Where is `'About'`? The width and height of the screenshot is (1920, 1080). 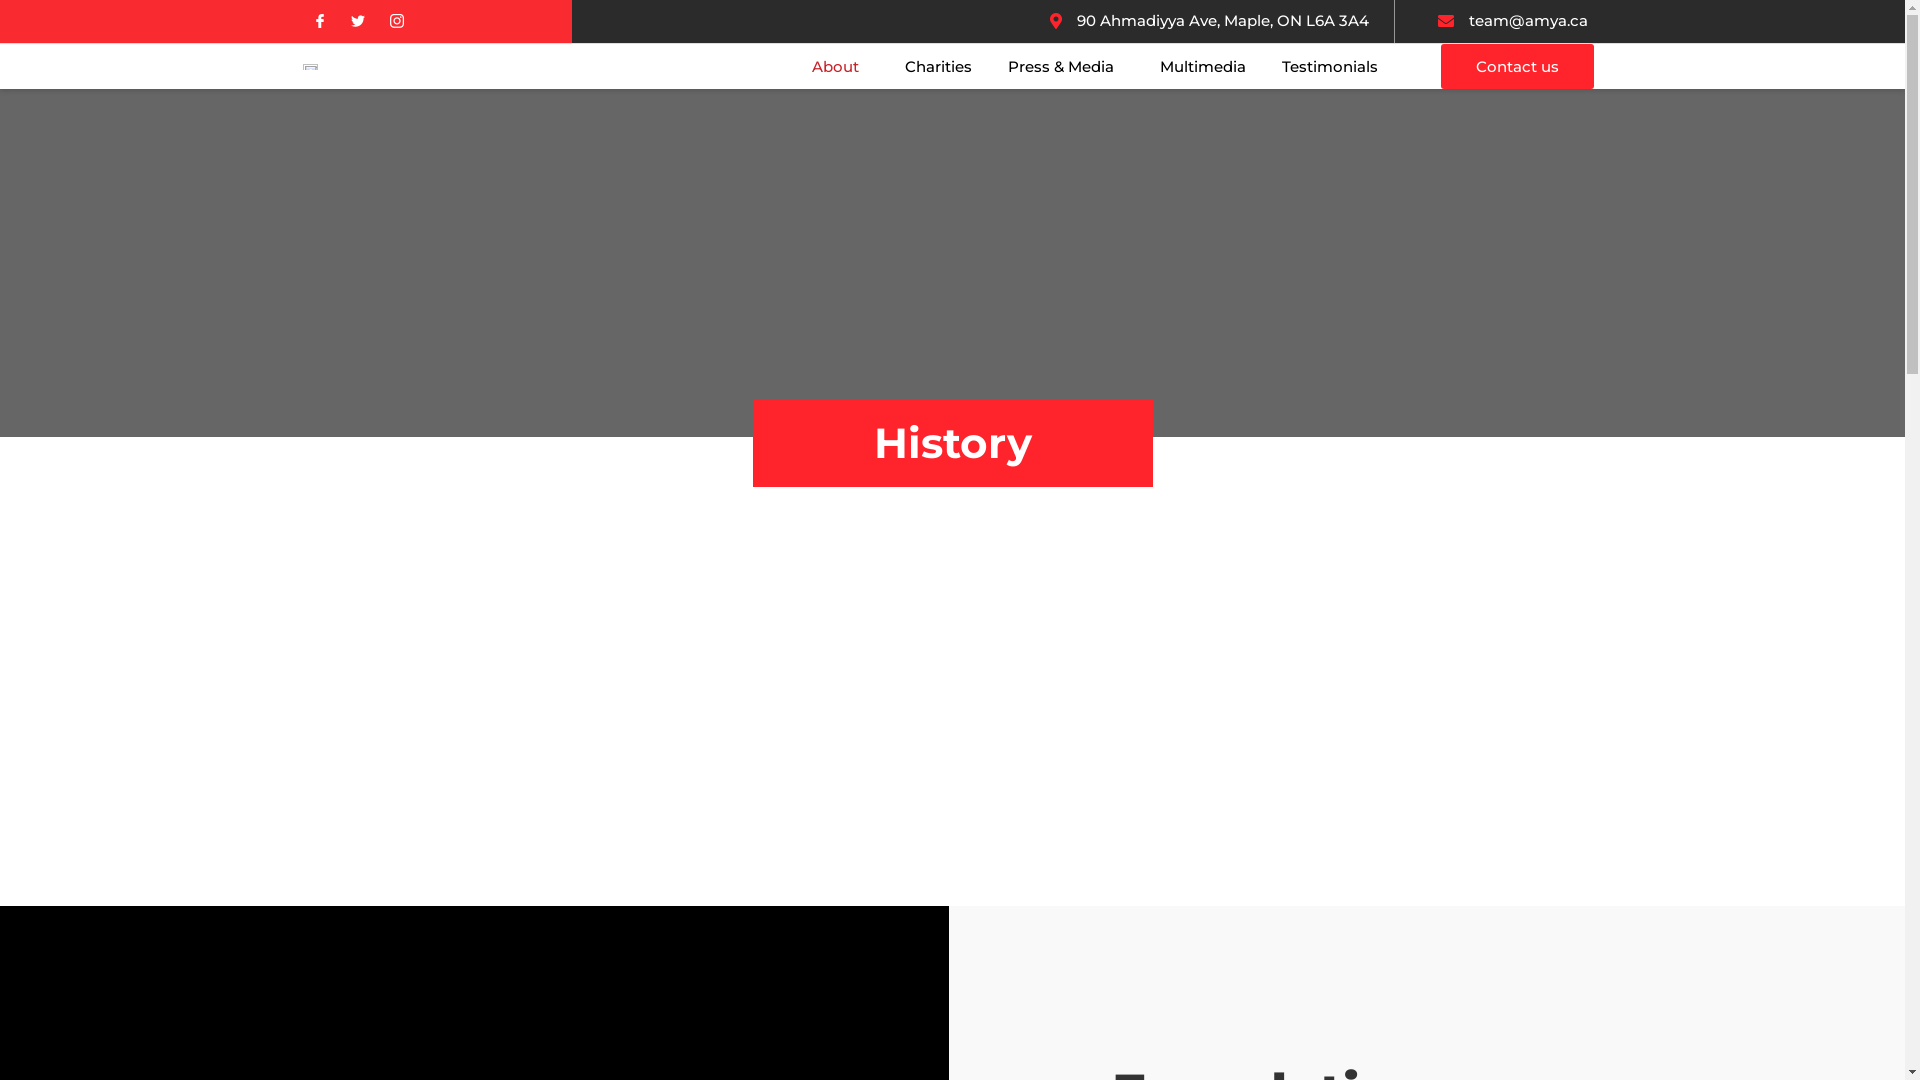 'About' is located at coordinates (840, 65).